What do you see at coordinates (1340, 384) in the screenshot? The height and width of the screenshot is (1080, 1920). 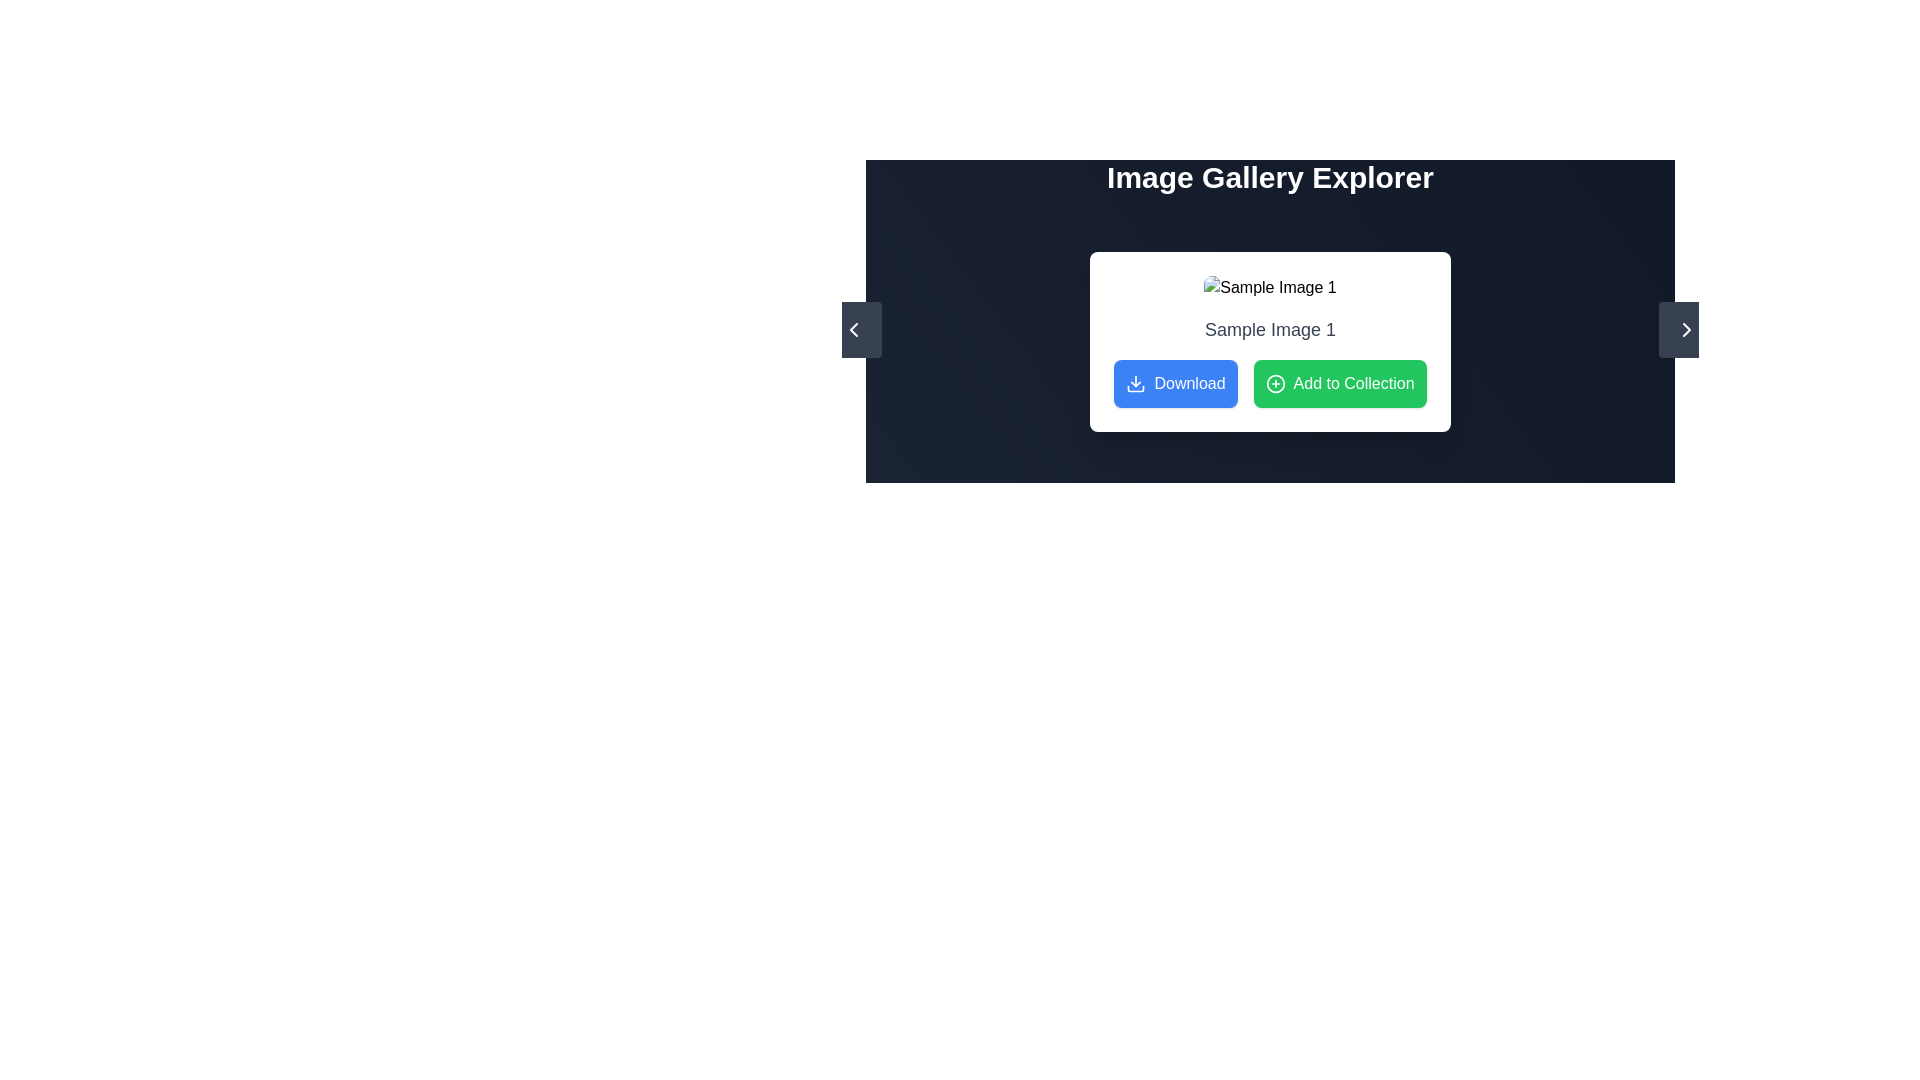 I see `the second button located to the right of the 'Download' button to change its appearance` at bounding box center [1340, 384].